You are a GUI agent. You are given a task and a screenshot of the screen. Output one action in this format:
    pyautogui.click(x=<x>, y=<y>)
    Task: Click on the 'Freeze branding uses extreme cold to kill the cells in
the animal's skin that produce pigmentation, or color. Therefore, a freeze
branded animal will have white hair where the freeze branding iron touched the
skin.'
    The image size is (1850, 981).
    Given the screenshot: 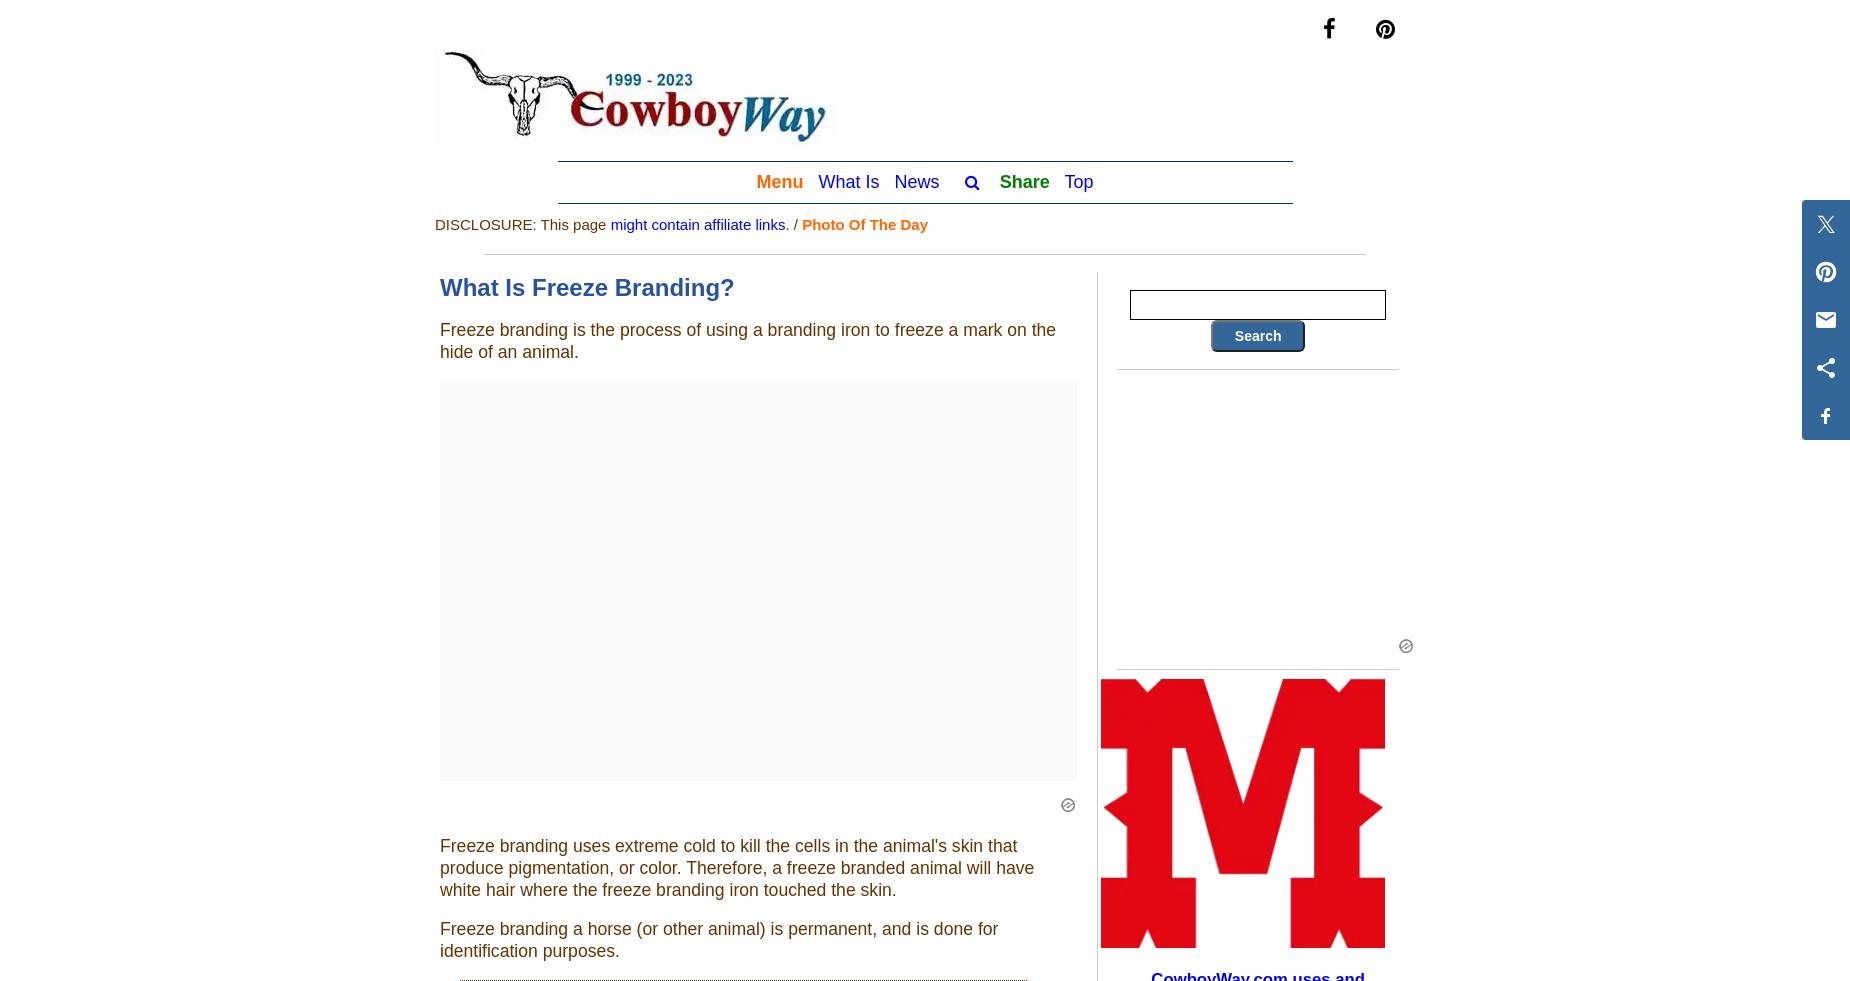 What is the action you would take?
    pyautogui.click(x=438, y=867)
    